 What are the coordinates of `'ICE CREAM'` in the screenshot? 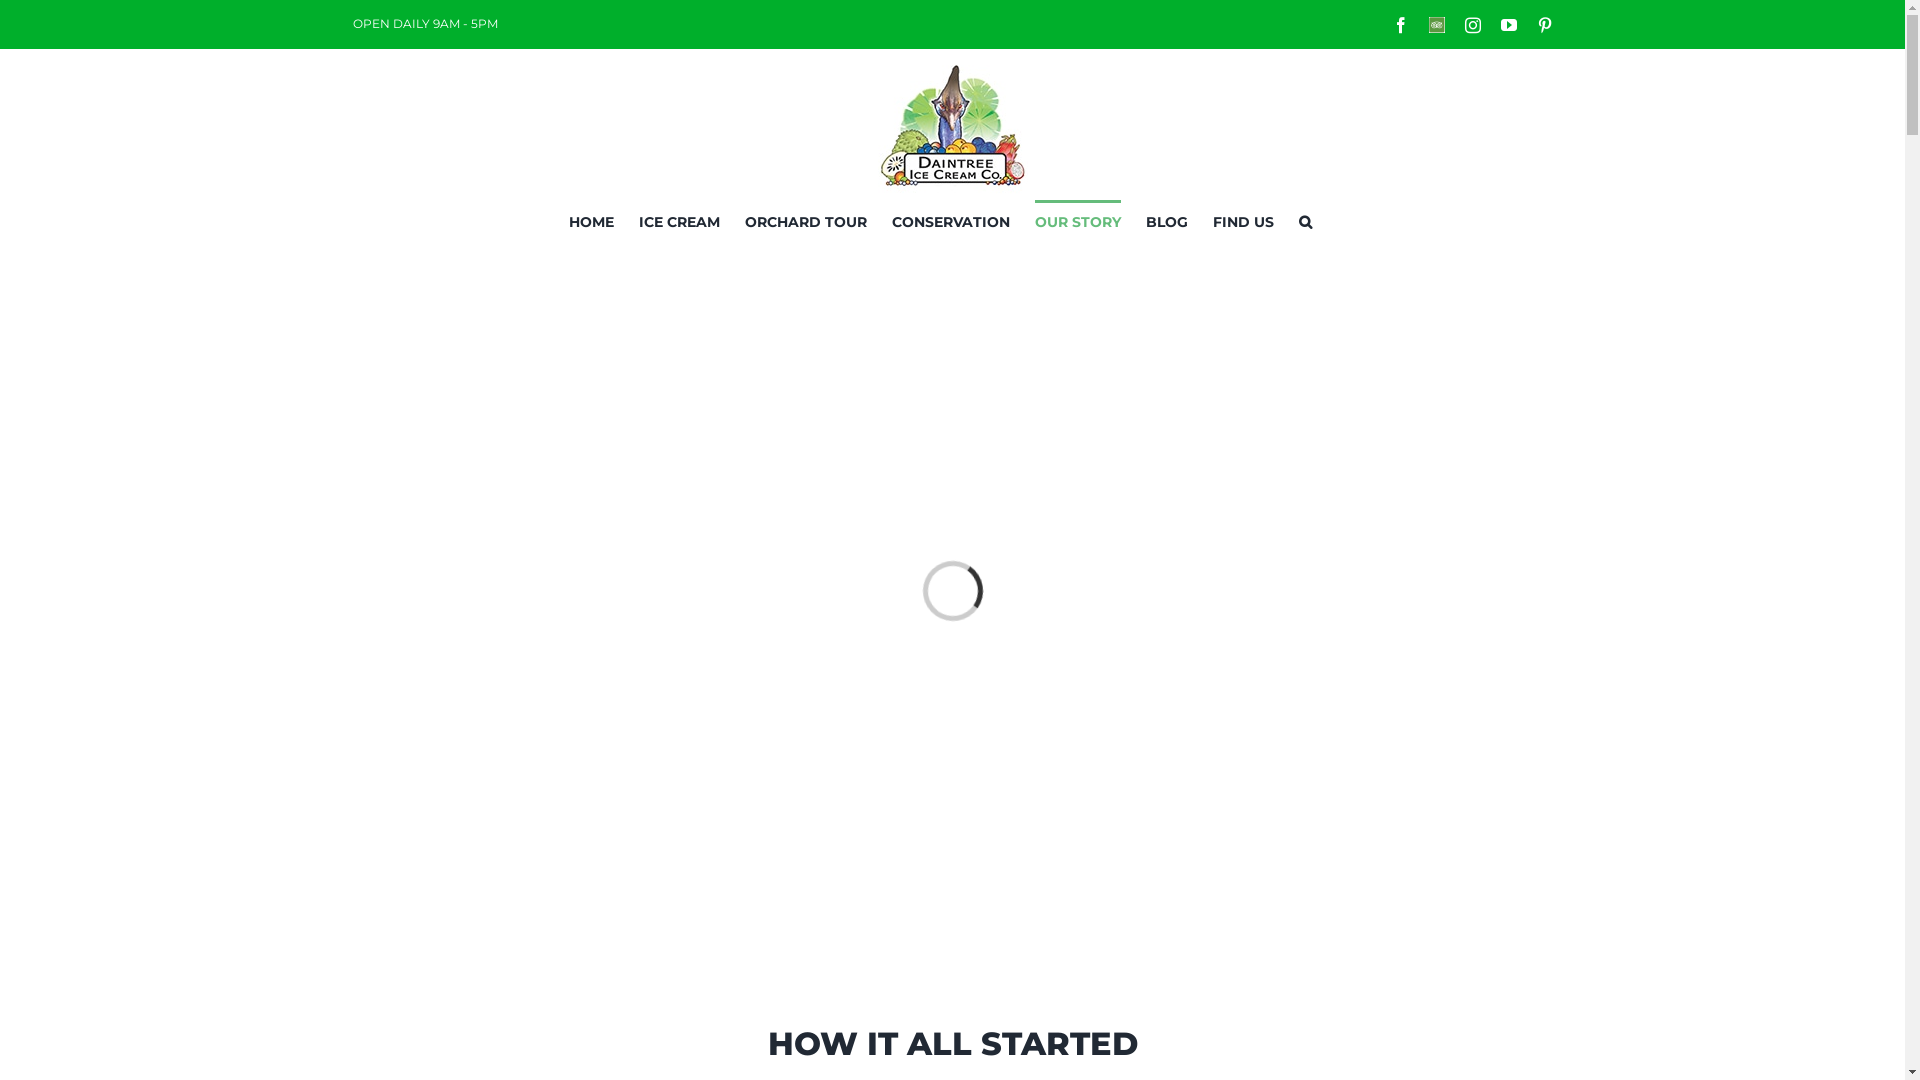 It's located at (678, 219).